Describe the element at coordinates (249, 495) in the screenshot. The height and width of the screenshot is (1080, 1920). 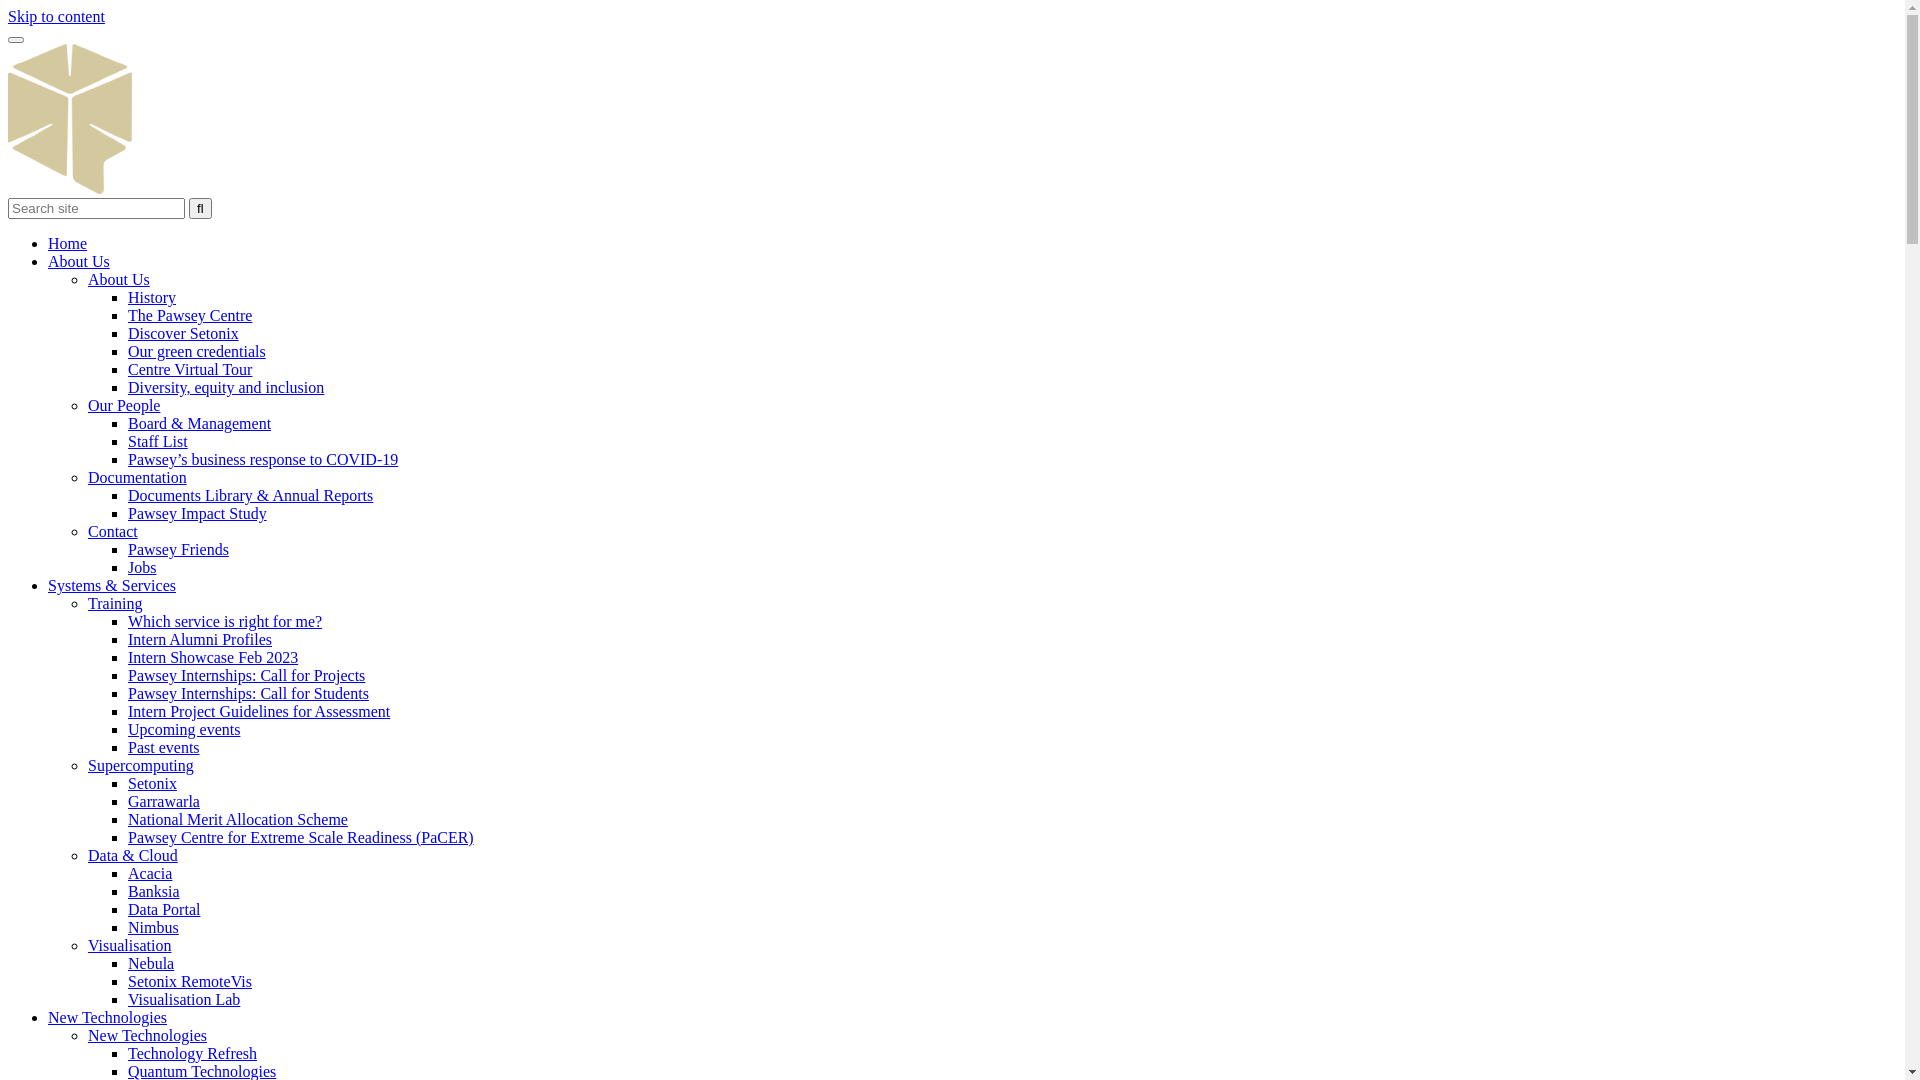
I see `'Documents Library & Annual Reports'` at that location.